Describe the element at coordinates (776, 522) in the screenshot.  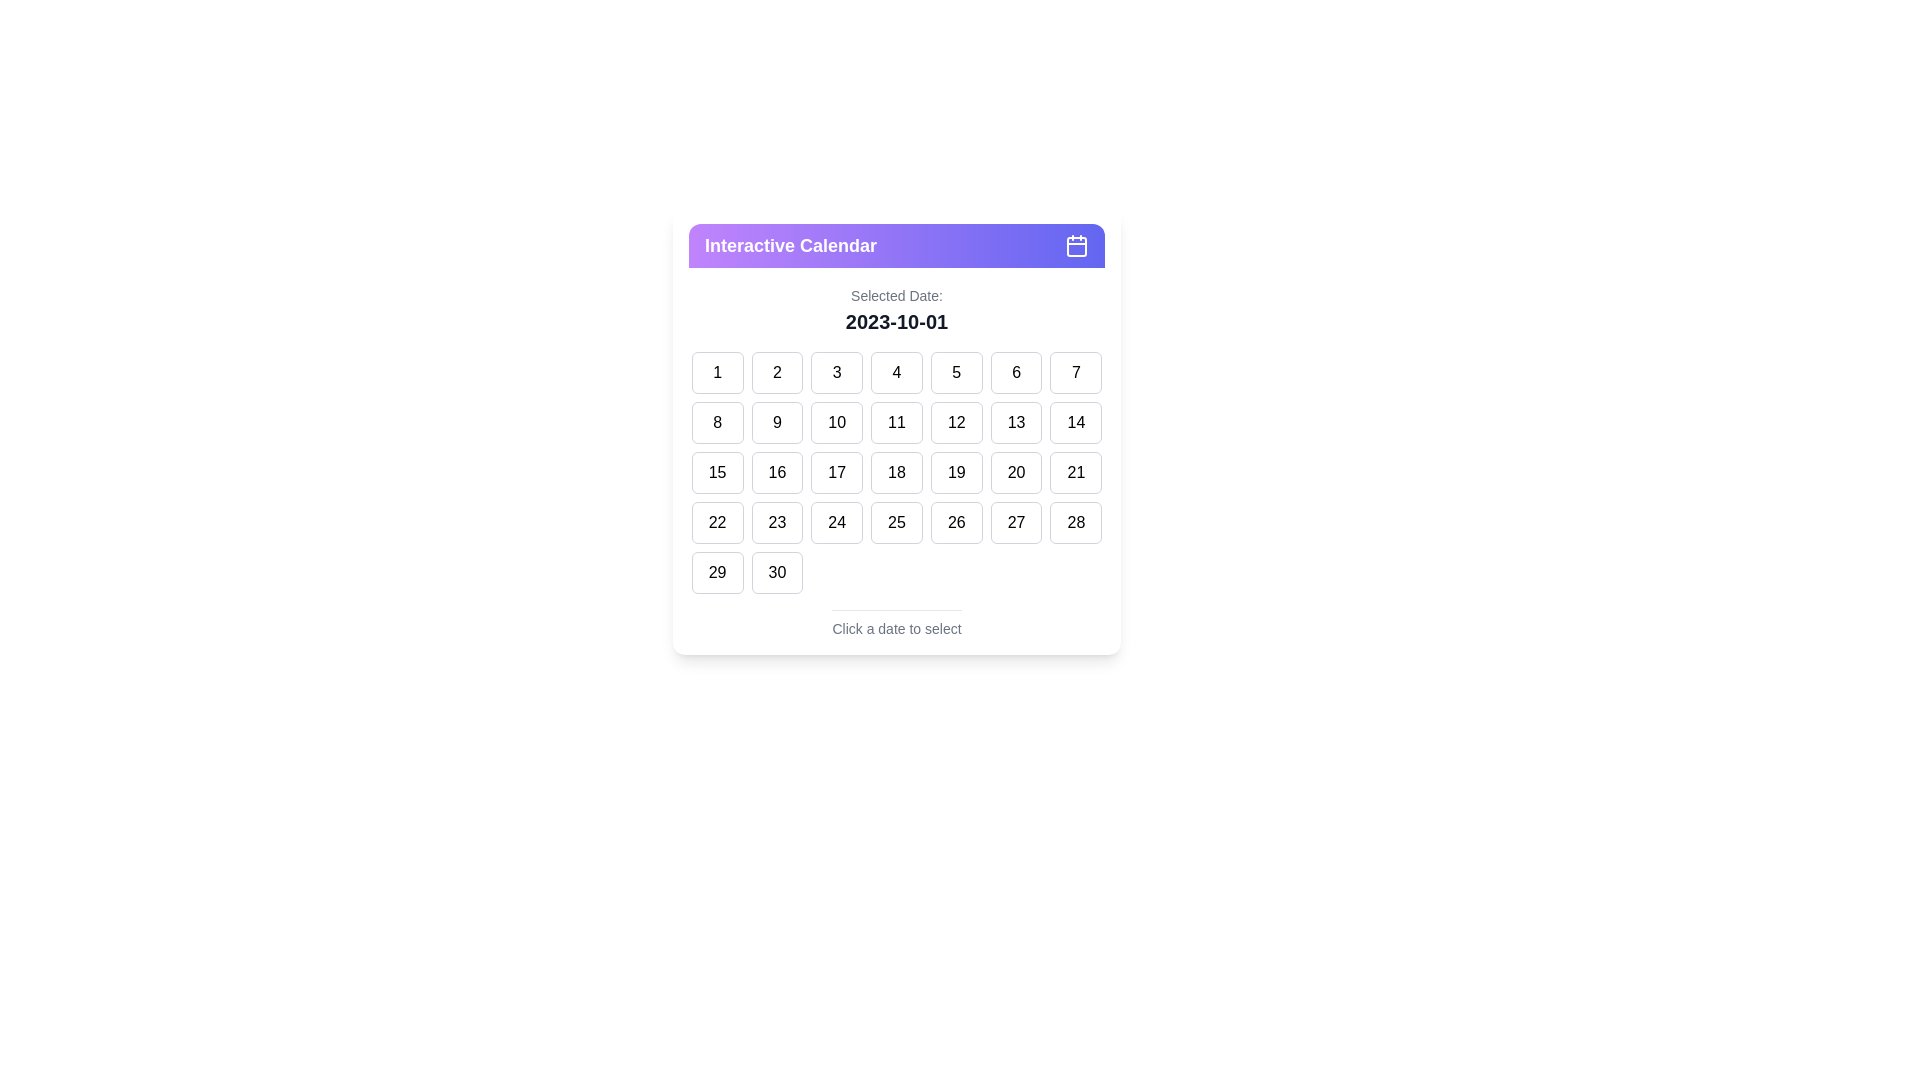
I see `the small rectangular button displaying '23' for keyboard interaction, located in the second position of the seventh row in the grid under 'Interactive Calendar'` at that location.